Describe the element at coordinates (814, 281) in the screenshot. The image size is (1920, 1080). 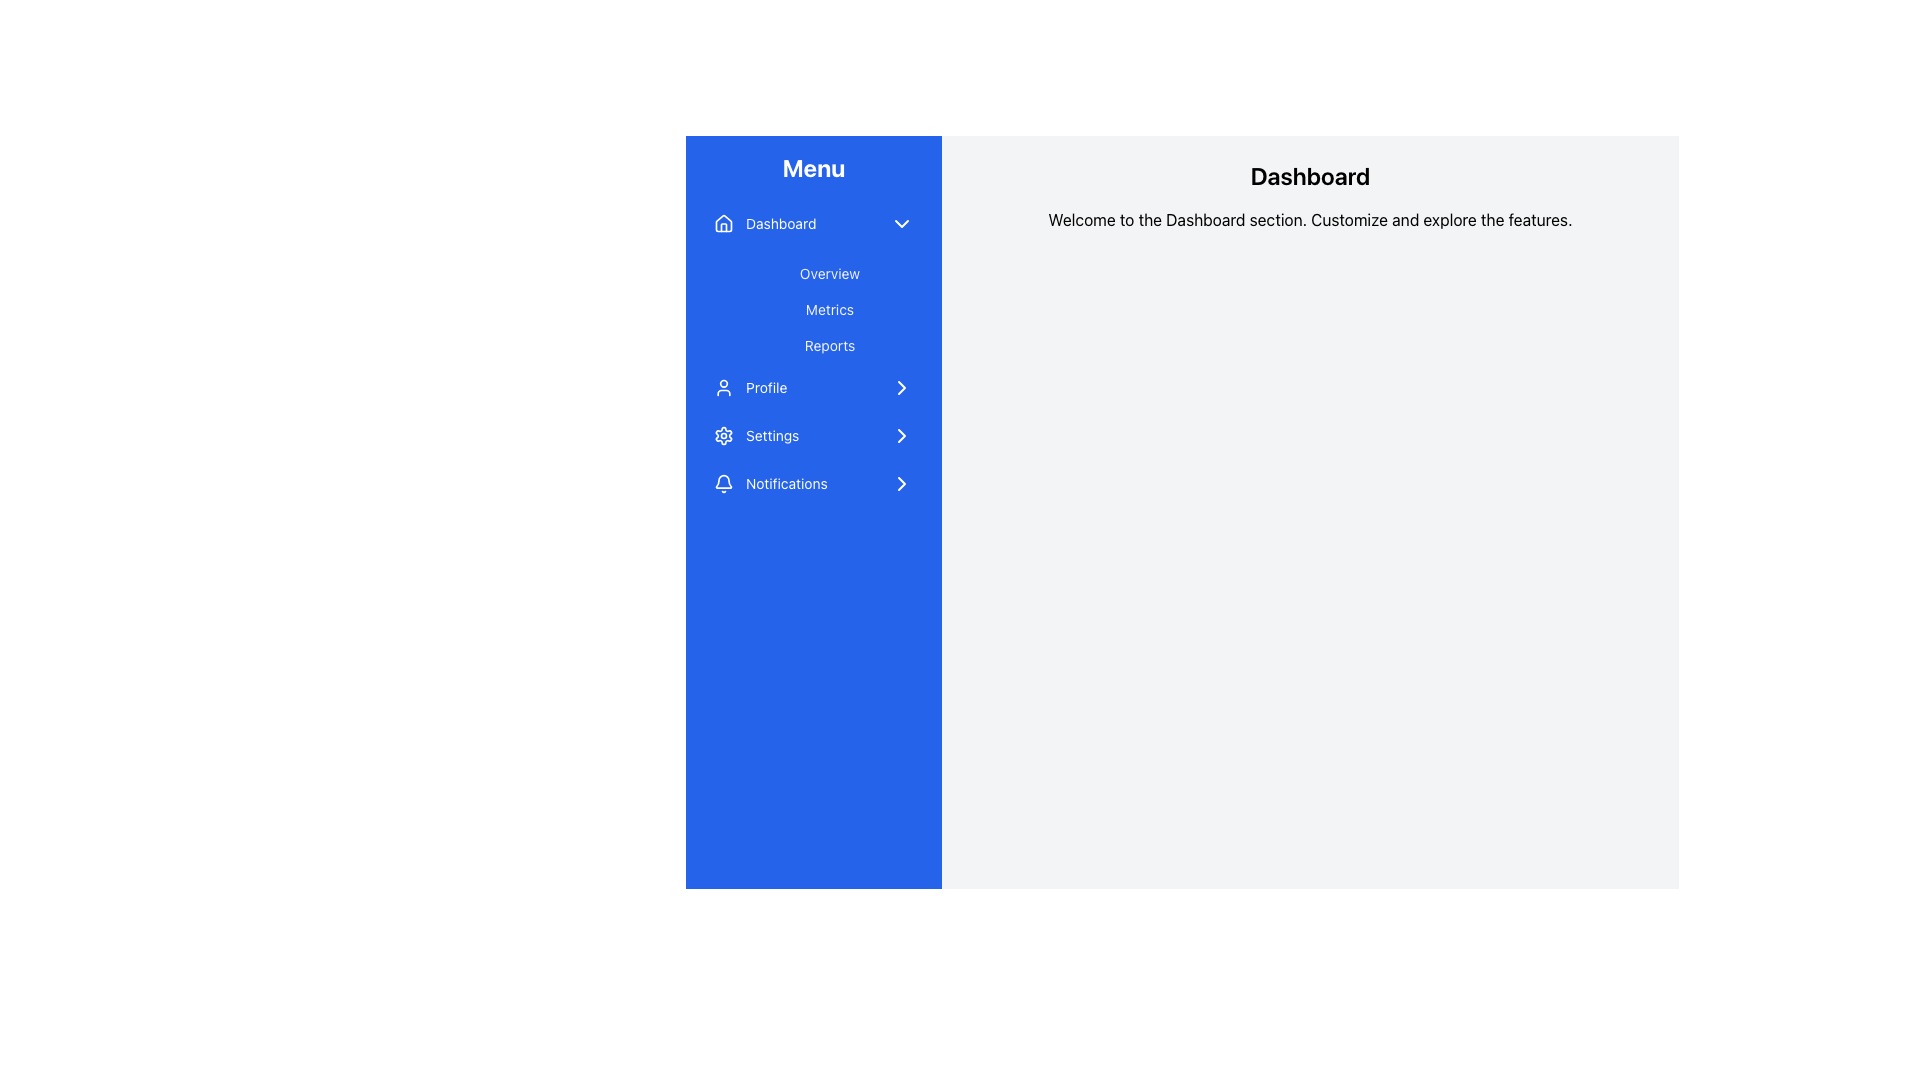
I see `the 'Overview' text button` at that location.